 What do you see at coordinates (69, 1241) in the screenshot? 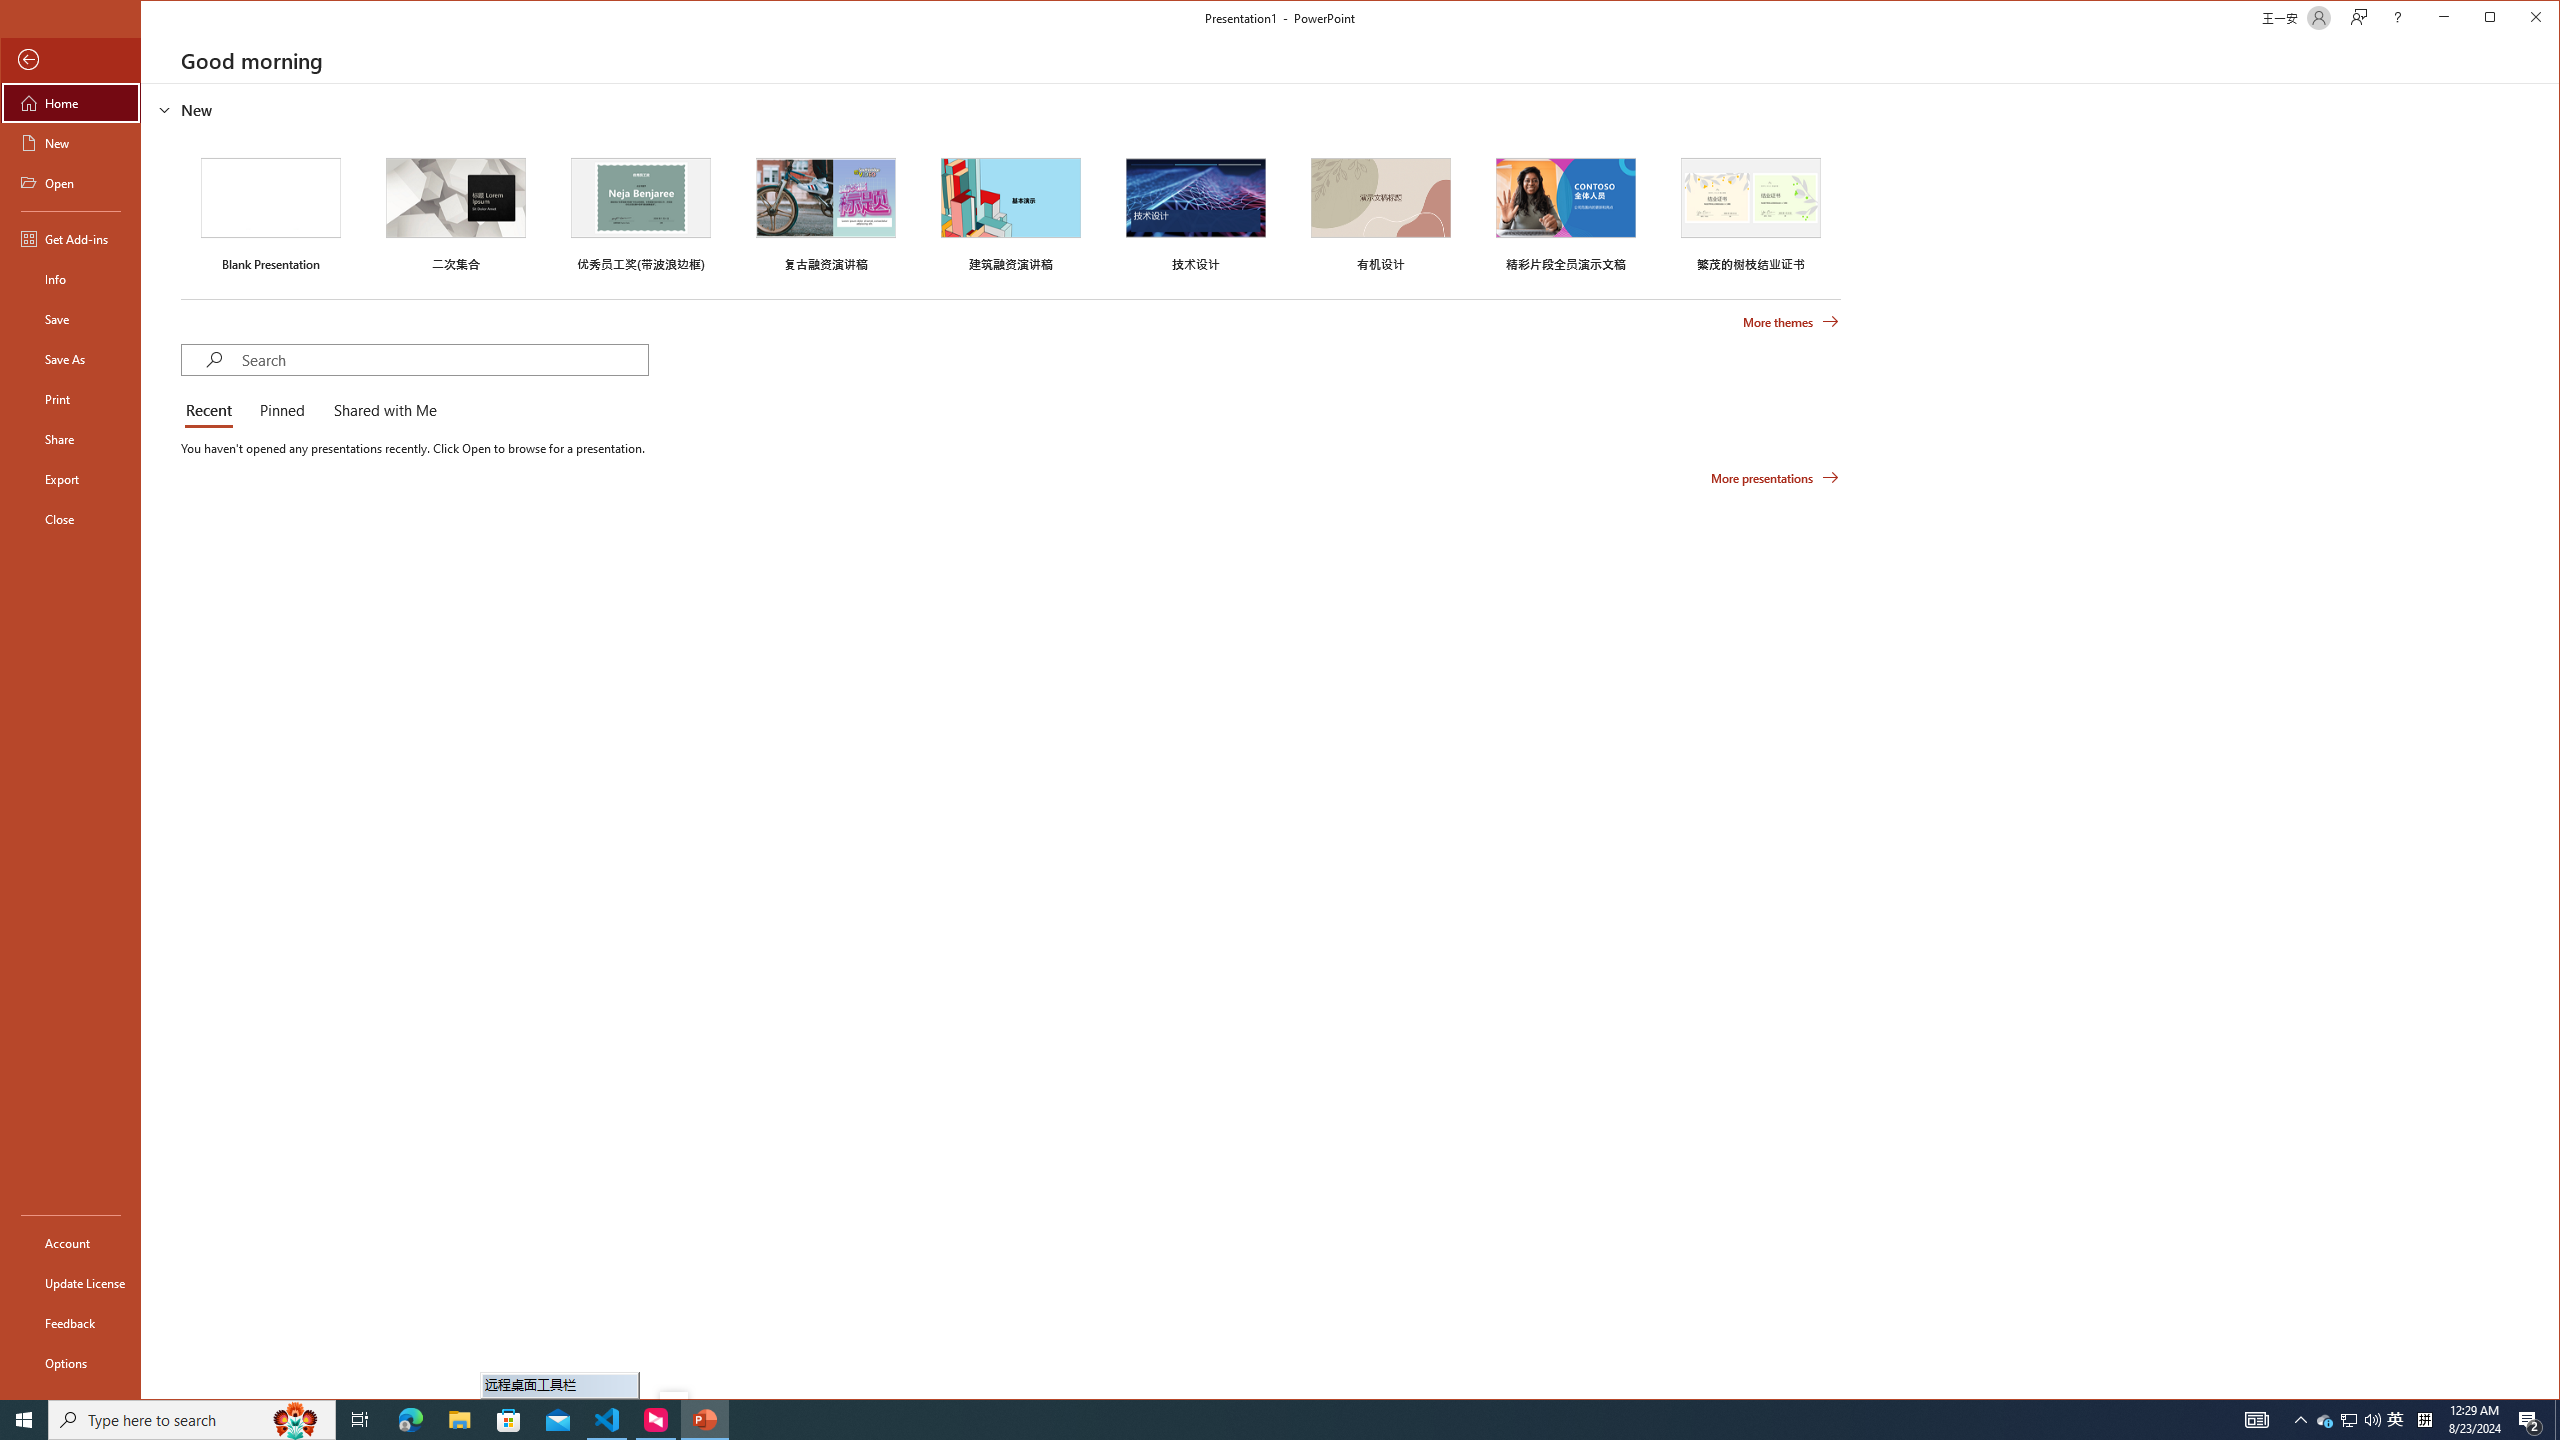
I see `'Account'` at bounding box center [69, 1241].